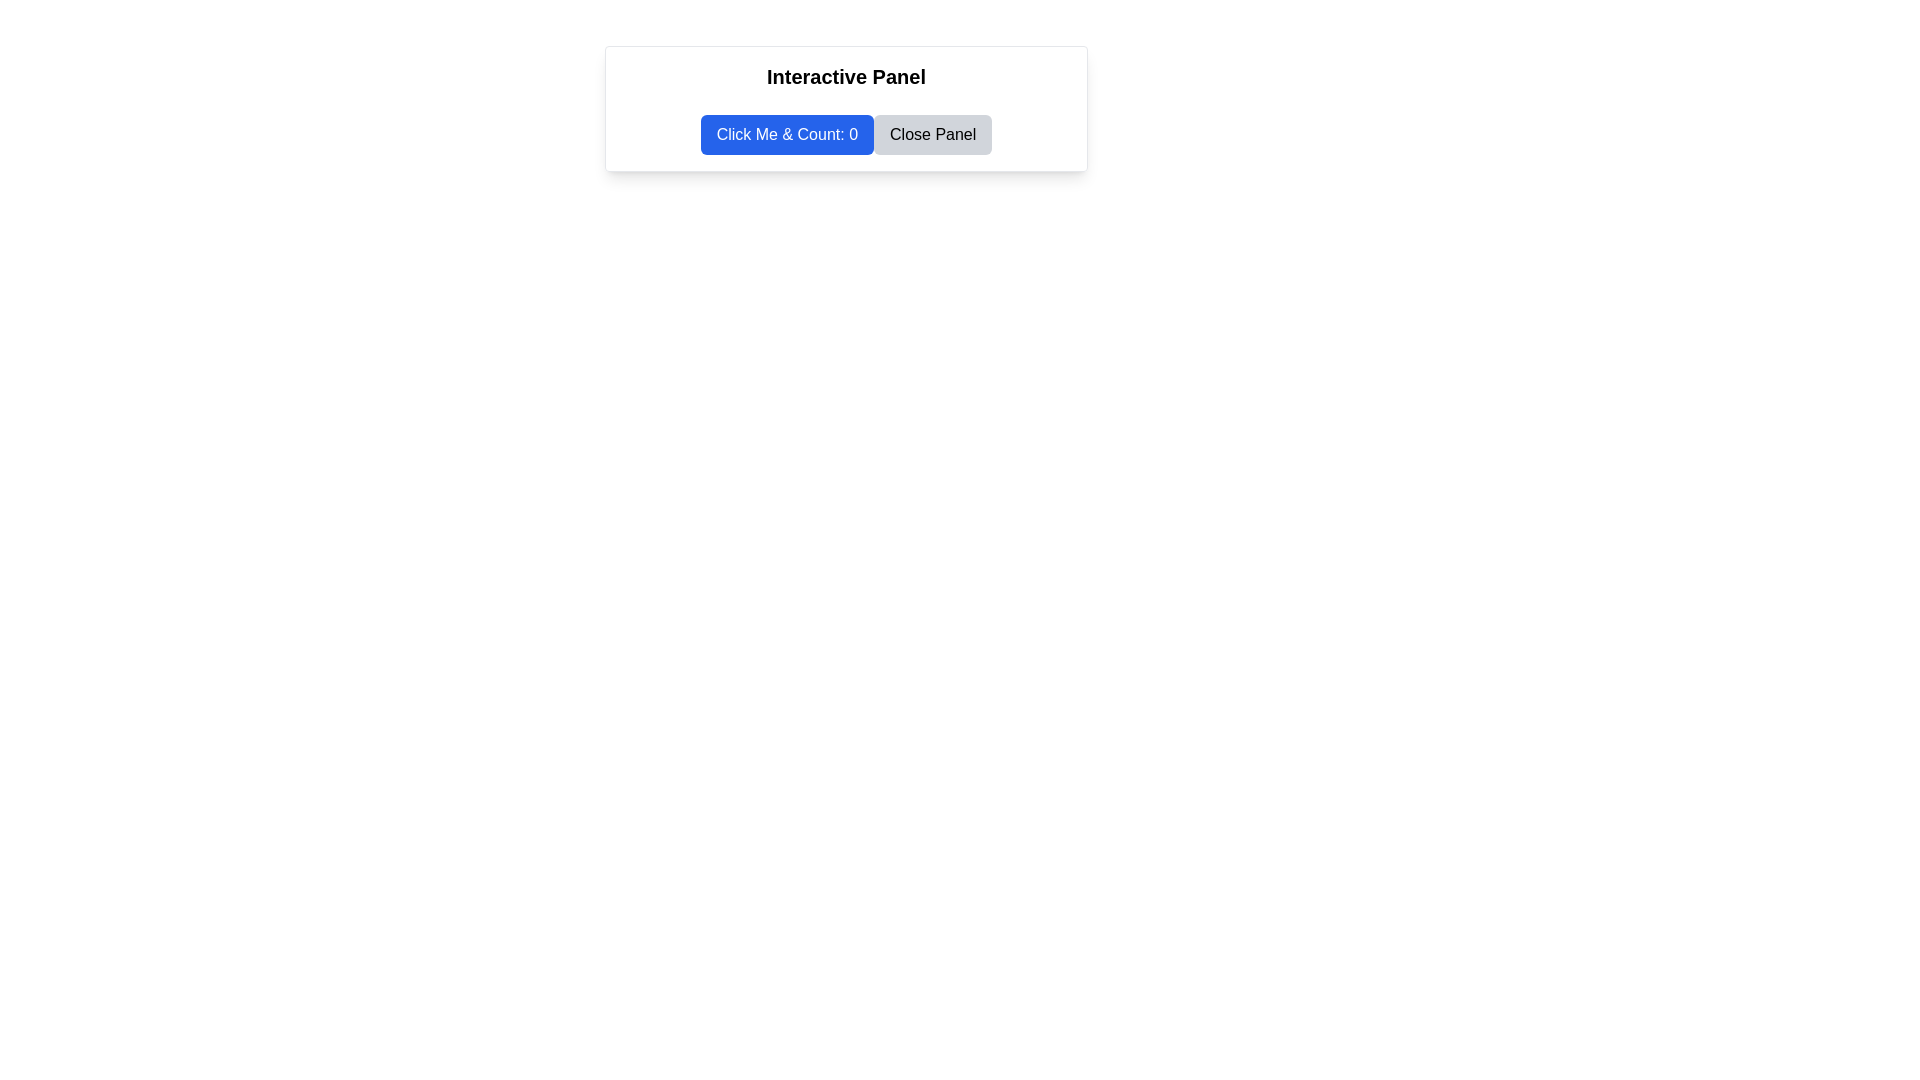 This screenshot has height=1080, width=1920. Describe the element at coordinates (846, 76) in the screenshot. I see `the title text element located at the top of the panel, which serves as a context label for the content and functionality within the panel` at that location.